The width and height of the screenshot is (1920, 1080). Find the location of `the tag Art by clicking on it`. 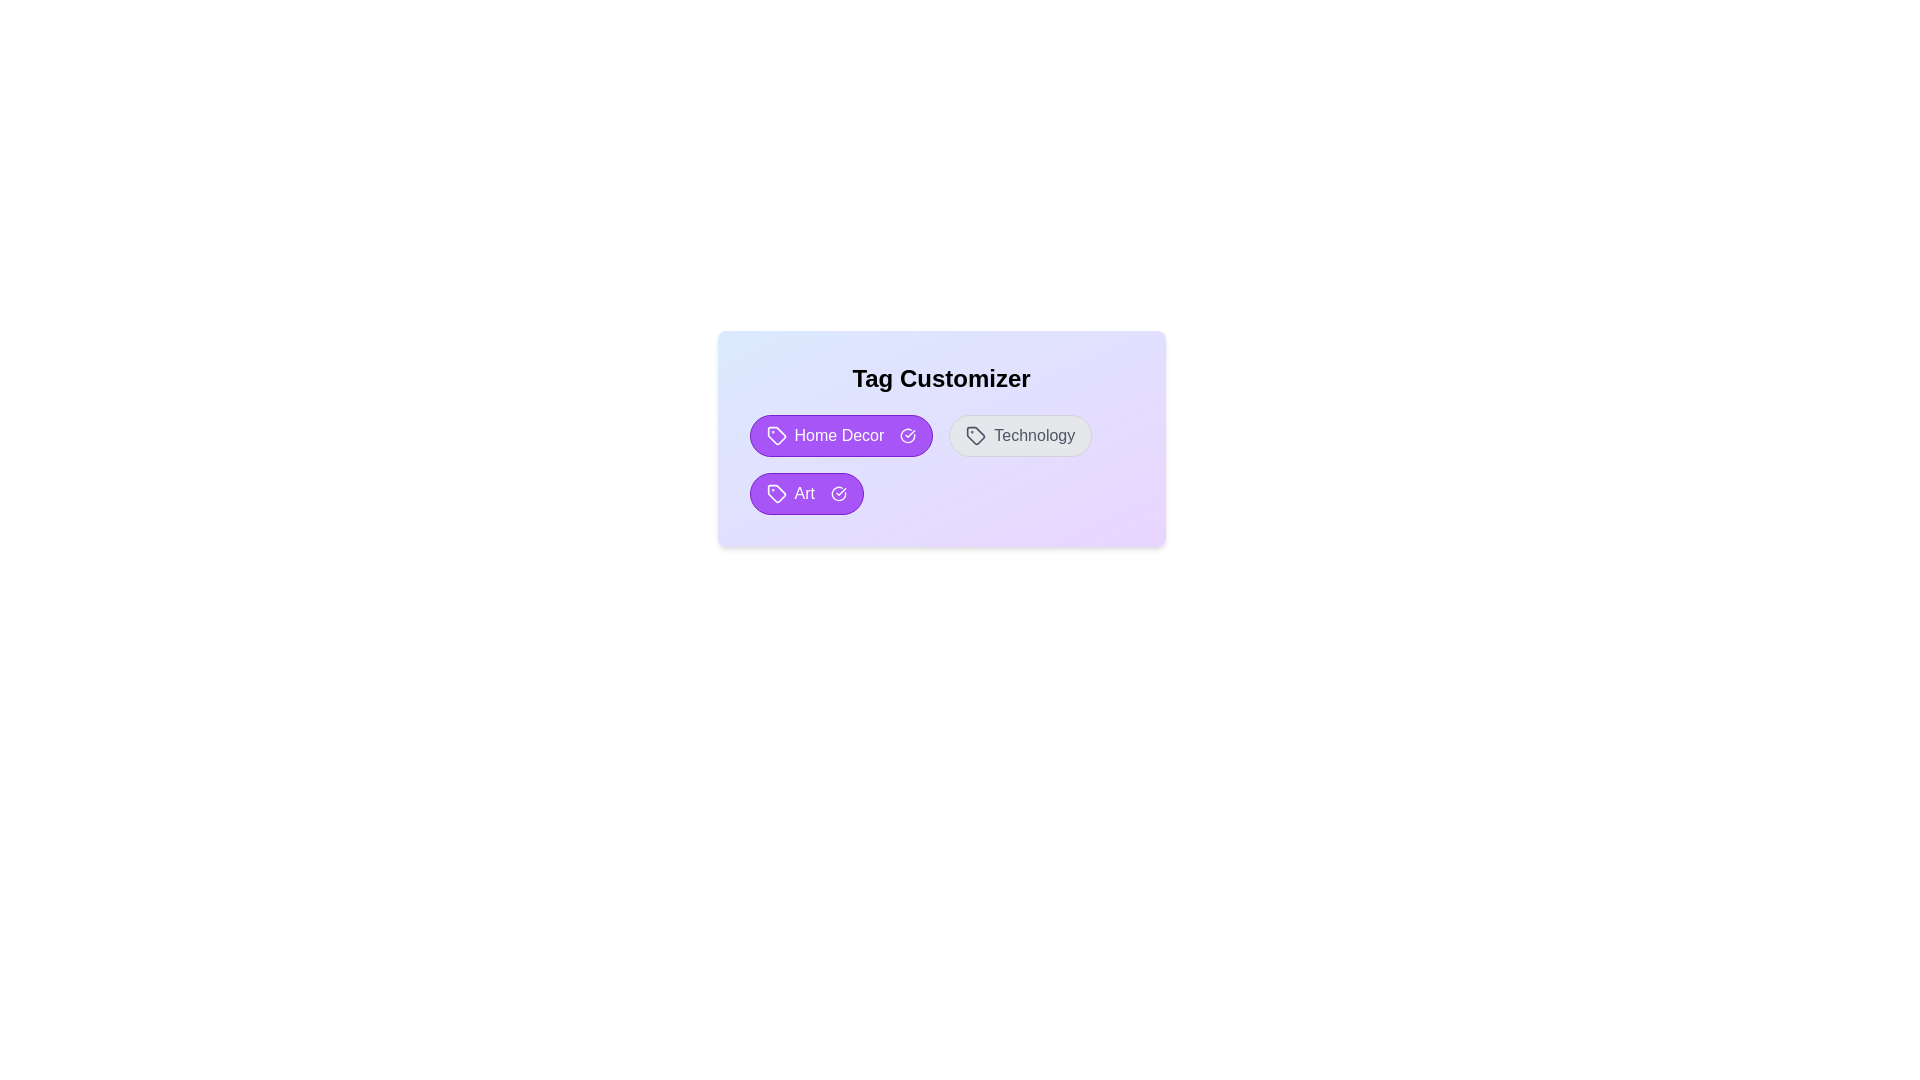

the tag Art by clicking on it is located at coordinates (806, 493).